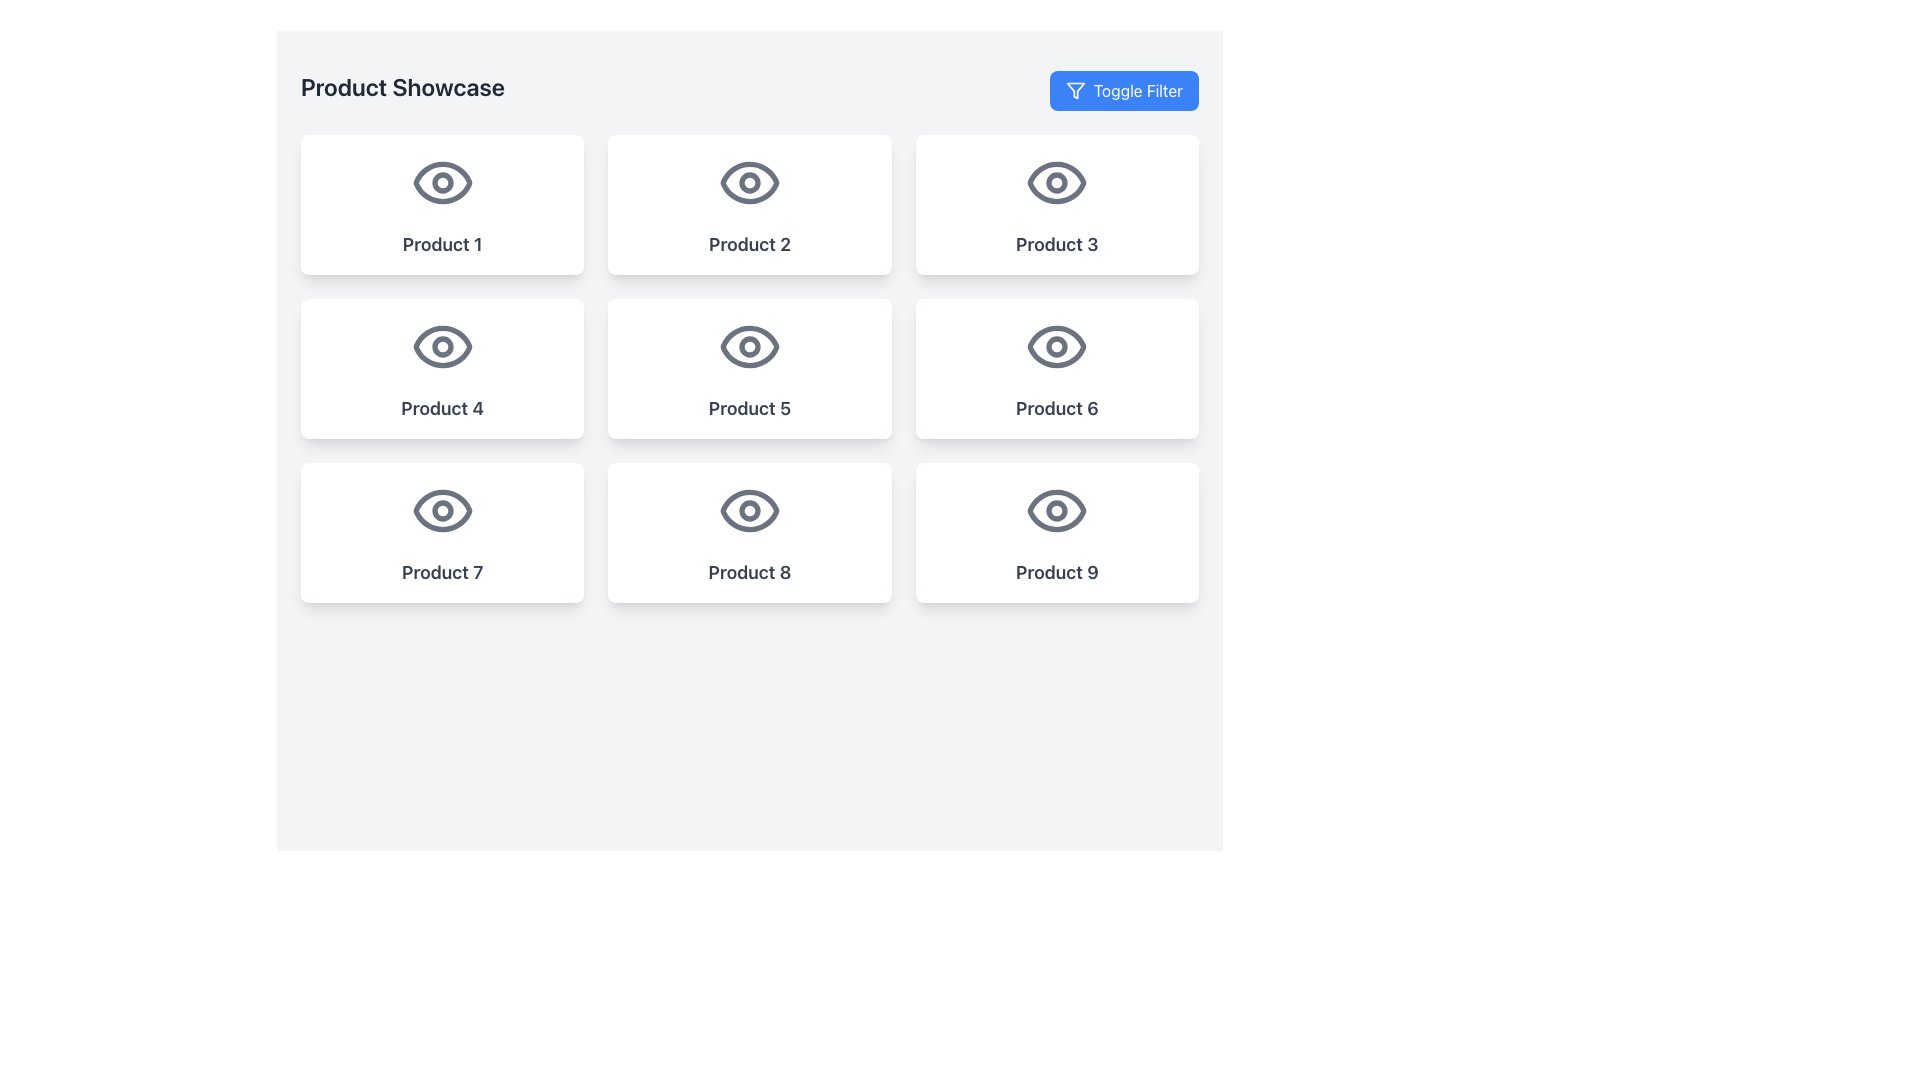  What do you see at coordinates (748, 346) in the screenshot?
I see `the stylized eye icon located in the fifth card of a three-by-three grid layout, which features a larger elliptical outline and a smaller circular element` at bounding box center [748, 346].